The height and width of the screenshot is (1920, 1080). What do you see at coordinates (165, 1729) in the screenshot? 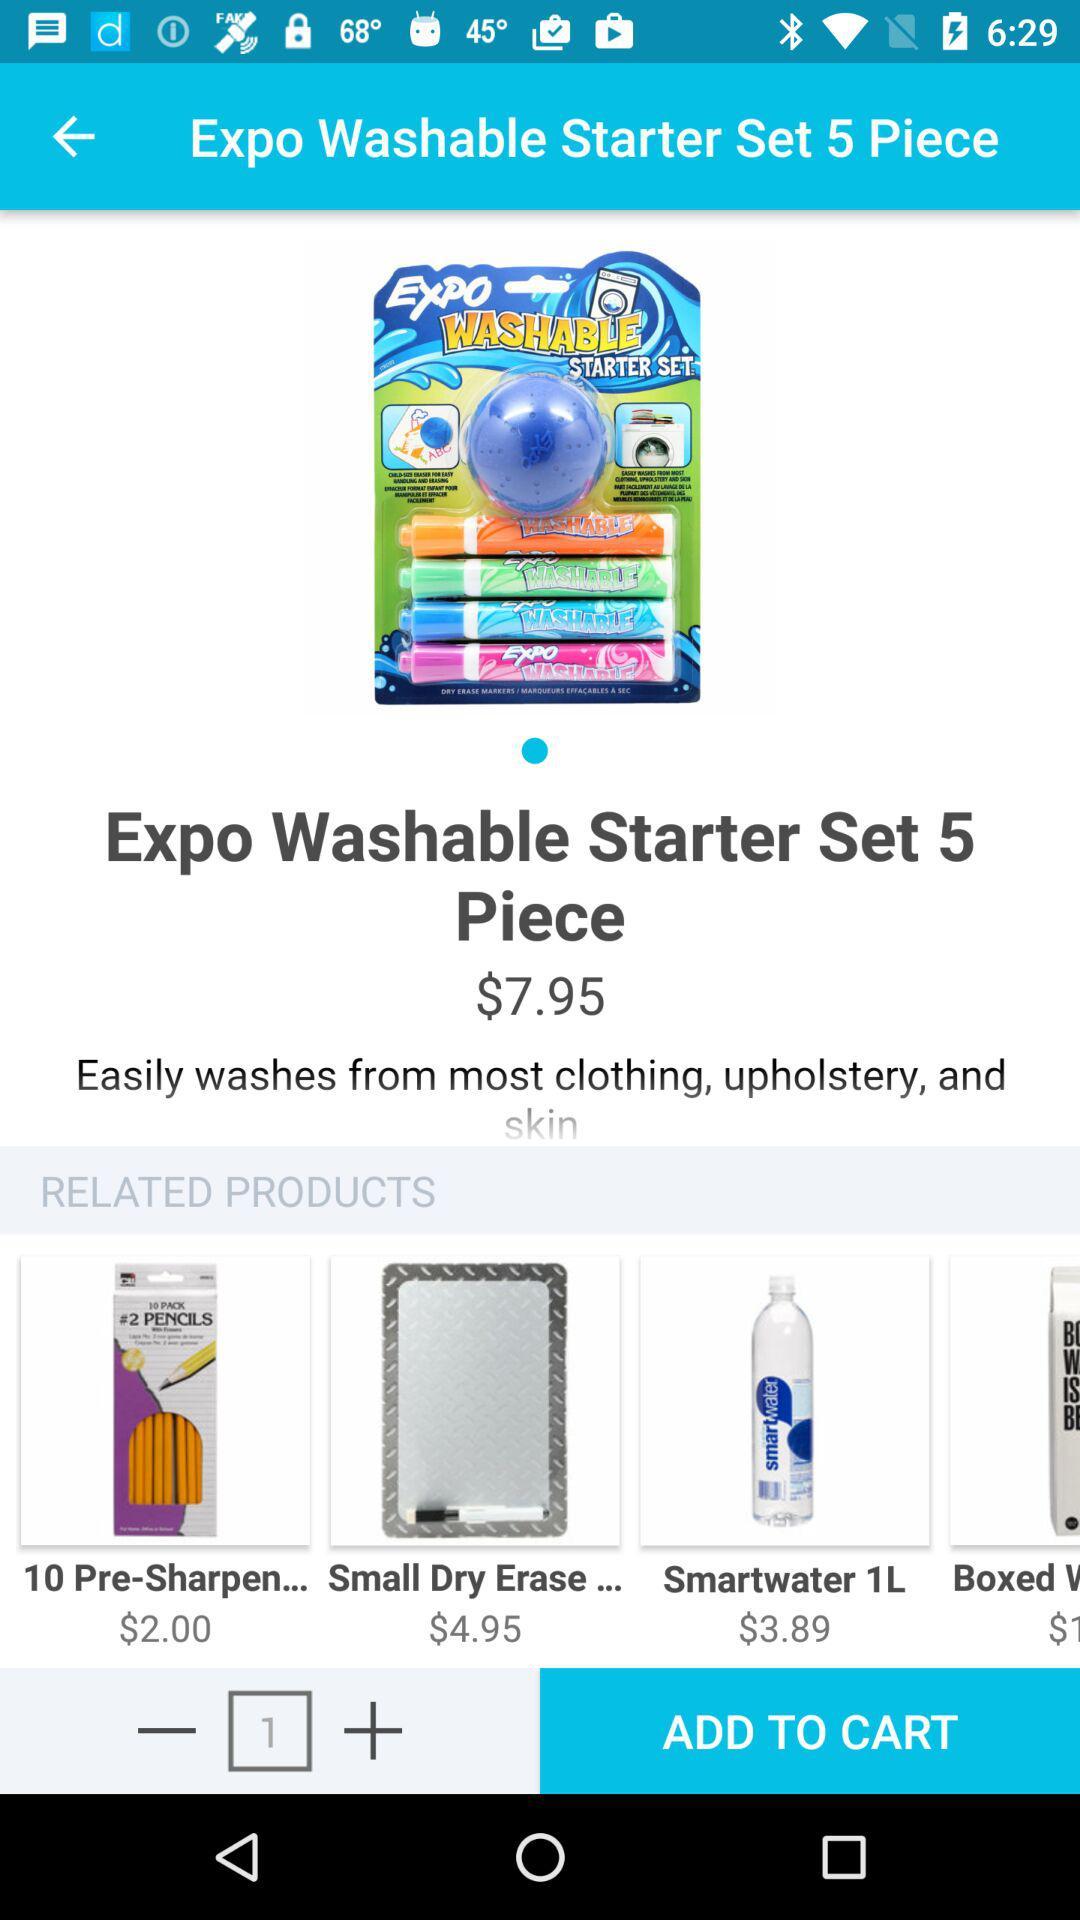
I see `the minus icon` at bounding box center [165, 1729].